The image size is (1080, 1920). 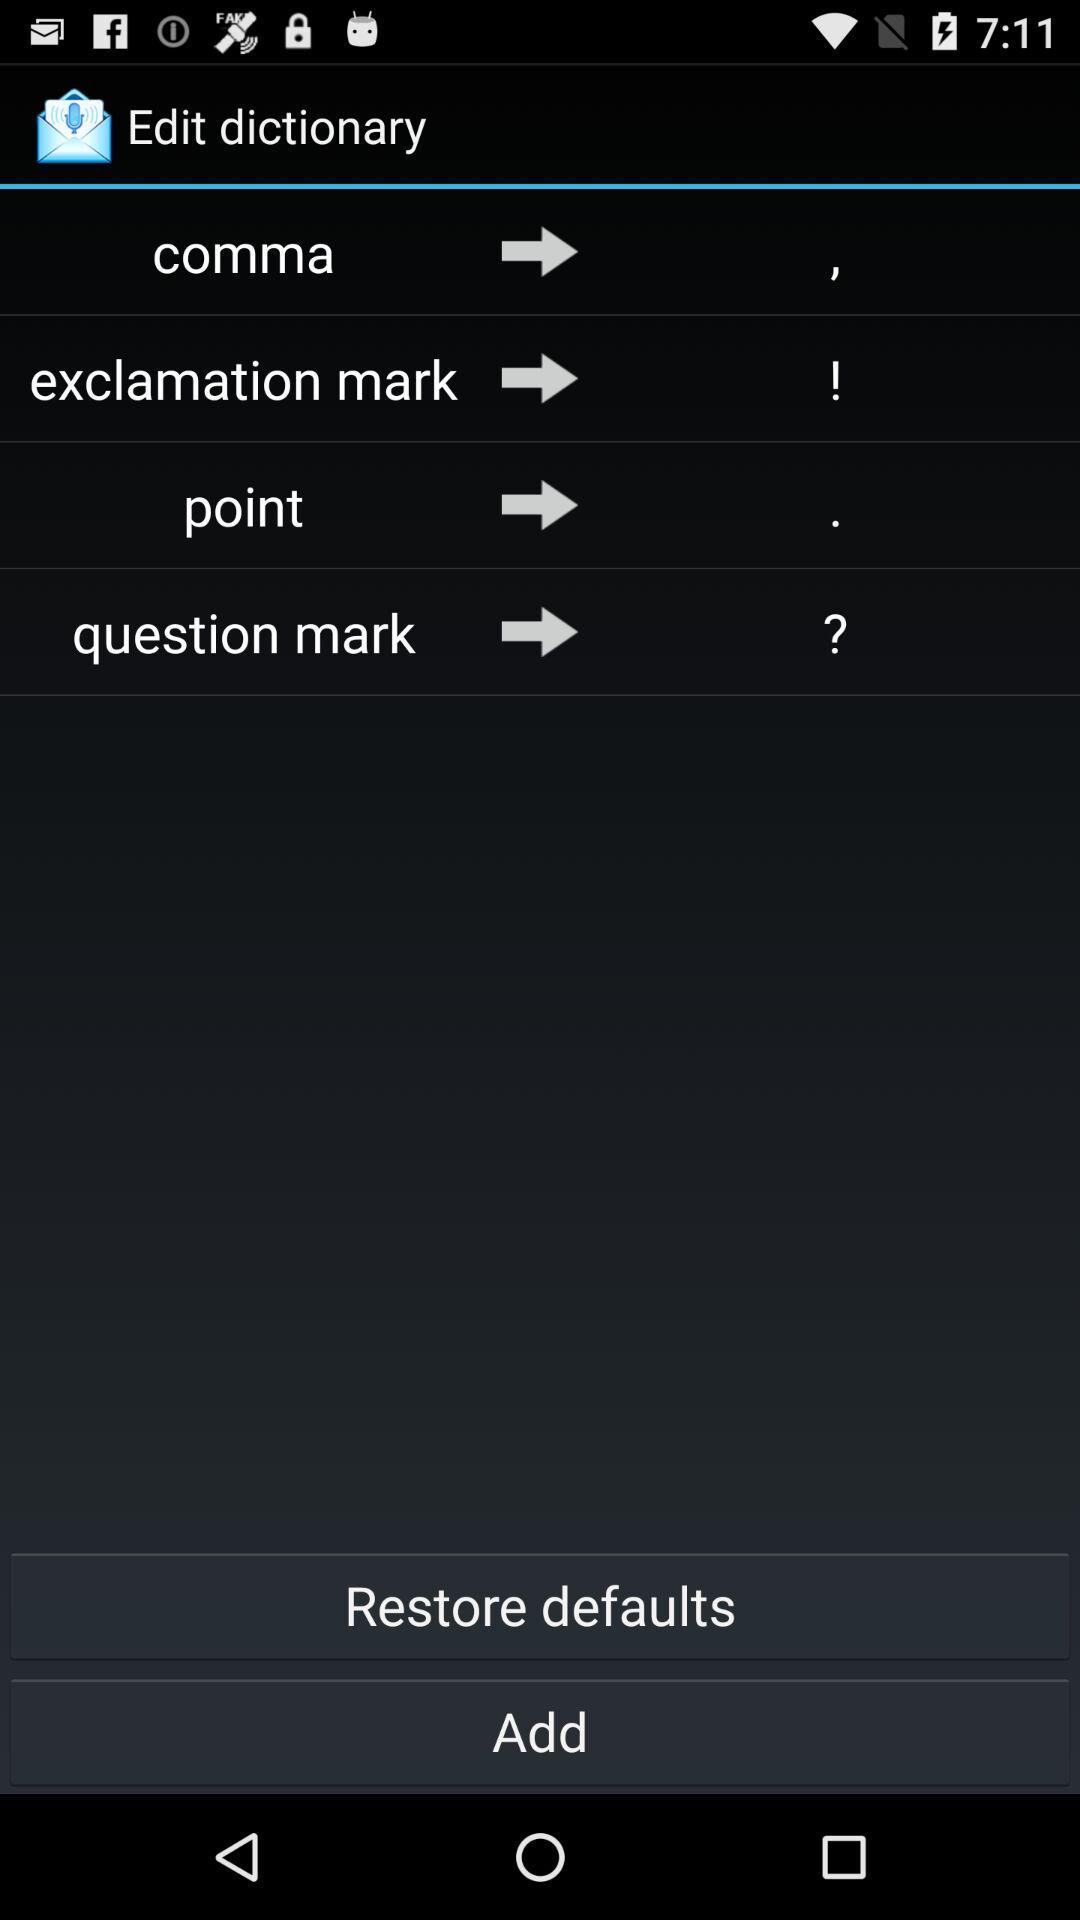 What do you see at coordinates (243, 378) in the screenshot?
I see `exclamation mark` at bounding box center [243, 378].